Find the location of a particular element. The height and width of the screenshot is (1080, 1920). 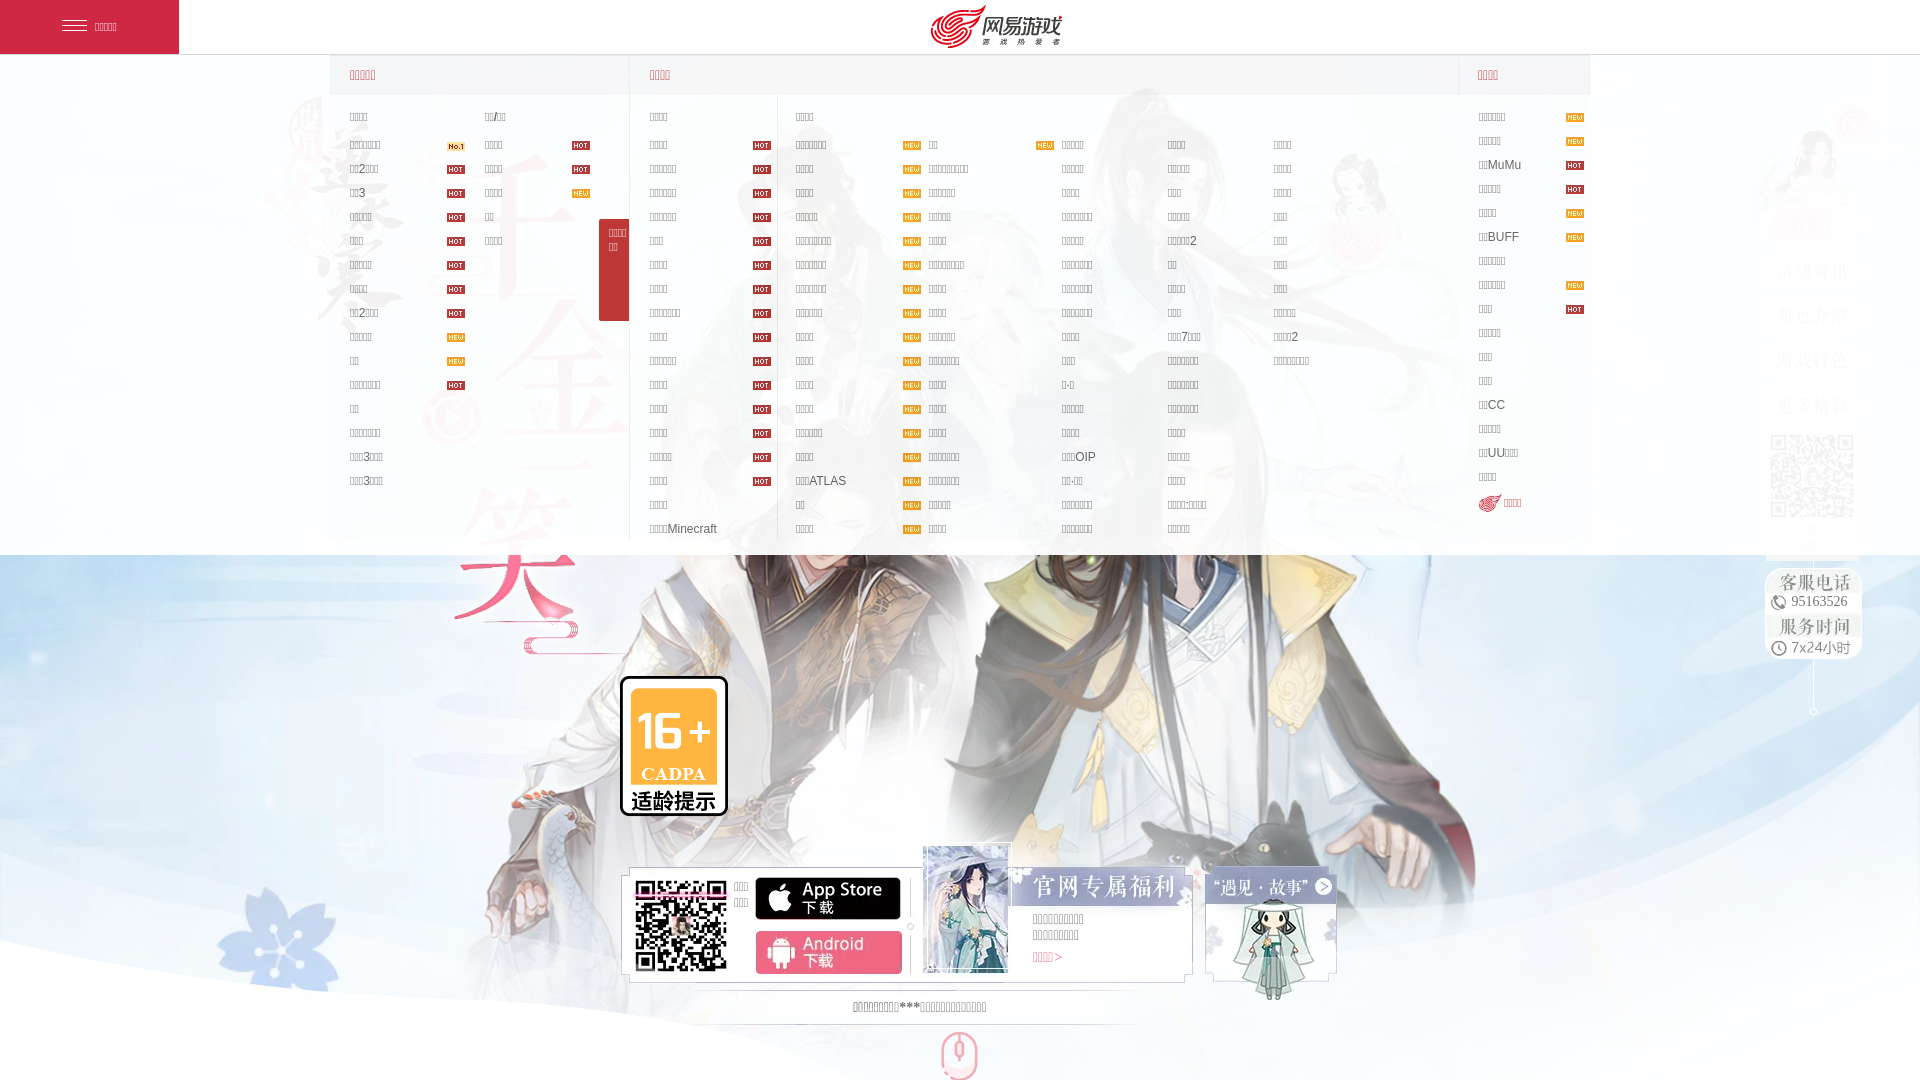

'16+' is located at coordinates (673, 746).